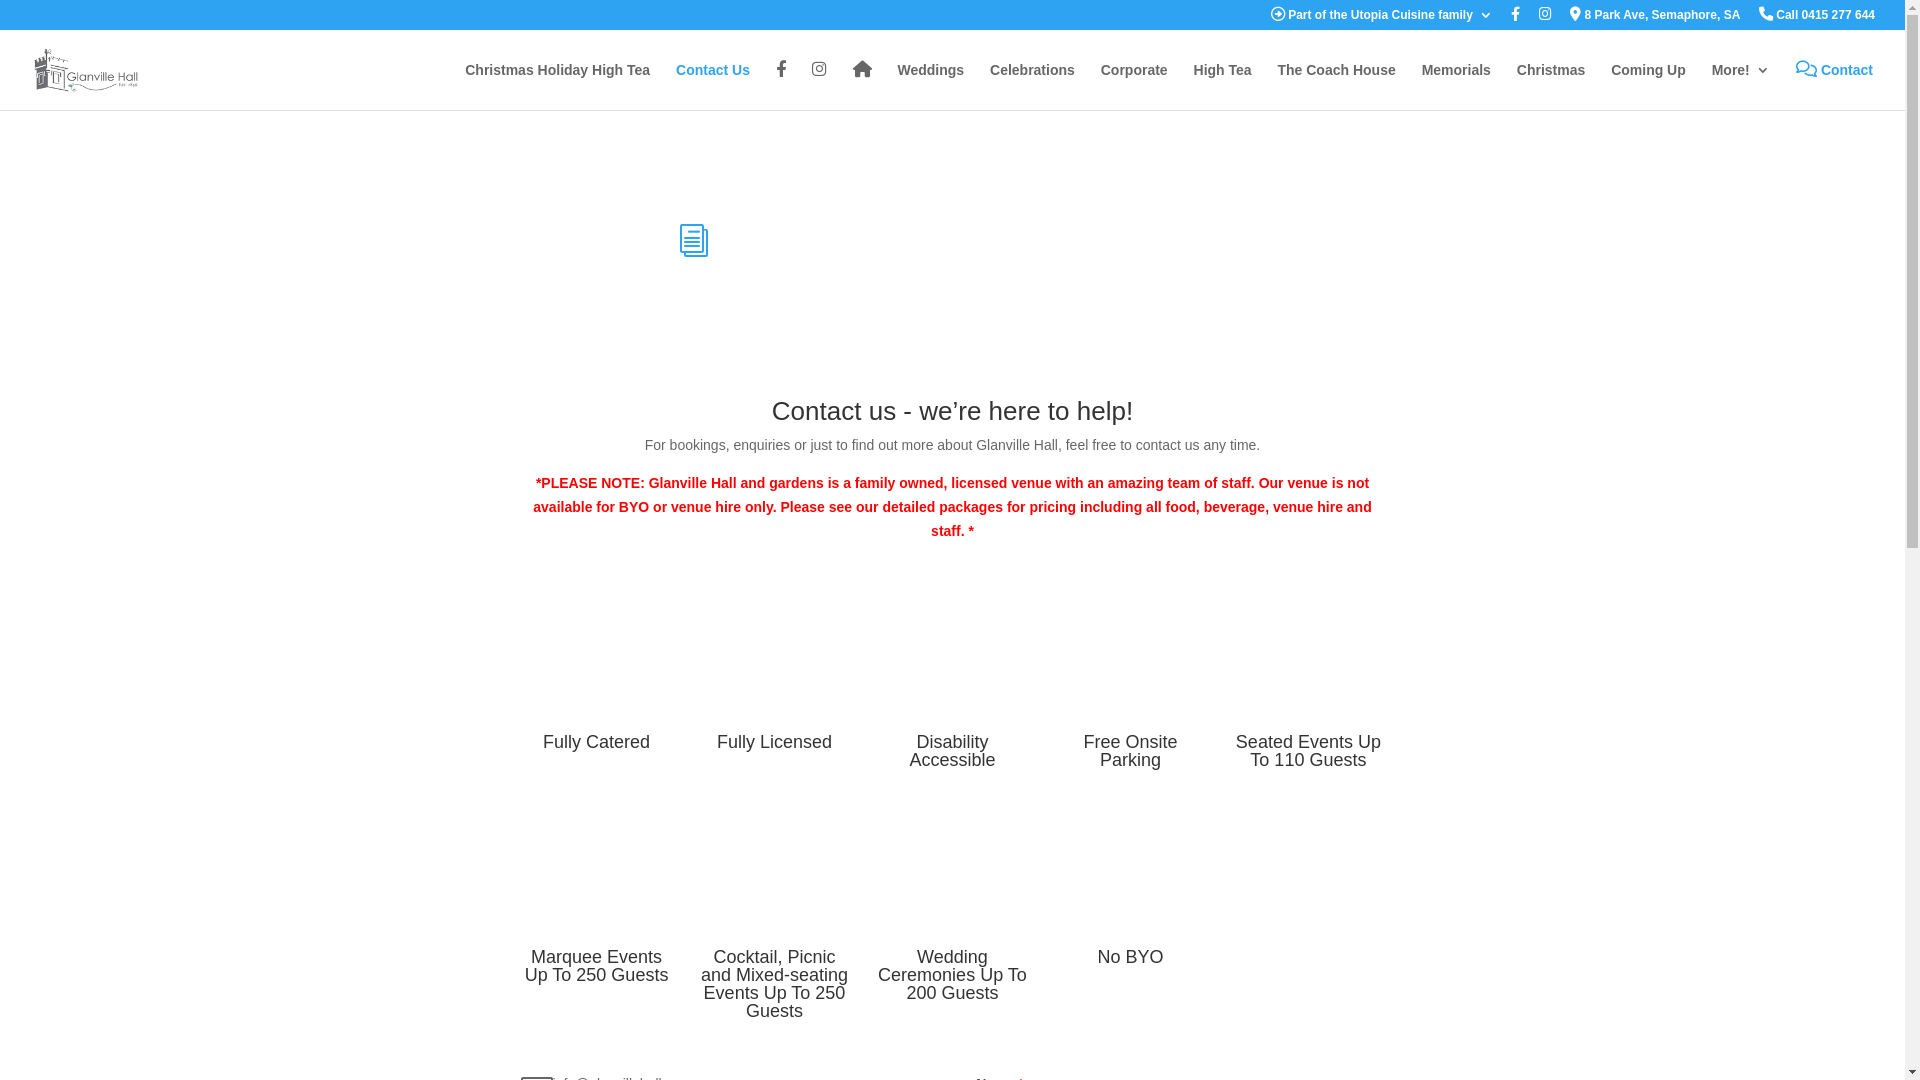 This screenshot has height=1080, width=1920. What do you see at coordinates (1544, 19) in the screenshot?
I see `'Instagram'` at bounding box center [1544, 19].